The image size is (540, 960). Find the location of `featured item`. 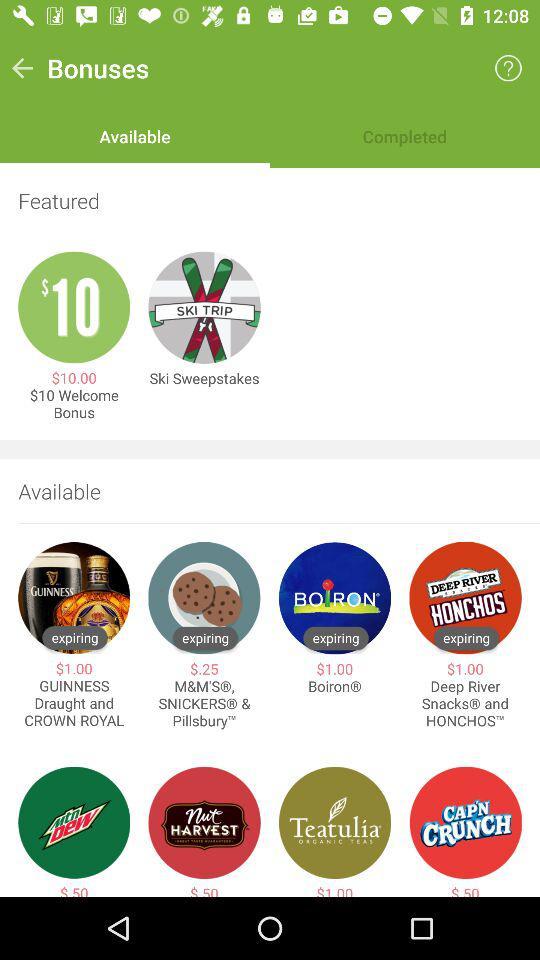

featured item is located at coordinates (270, 200).